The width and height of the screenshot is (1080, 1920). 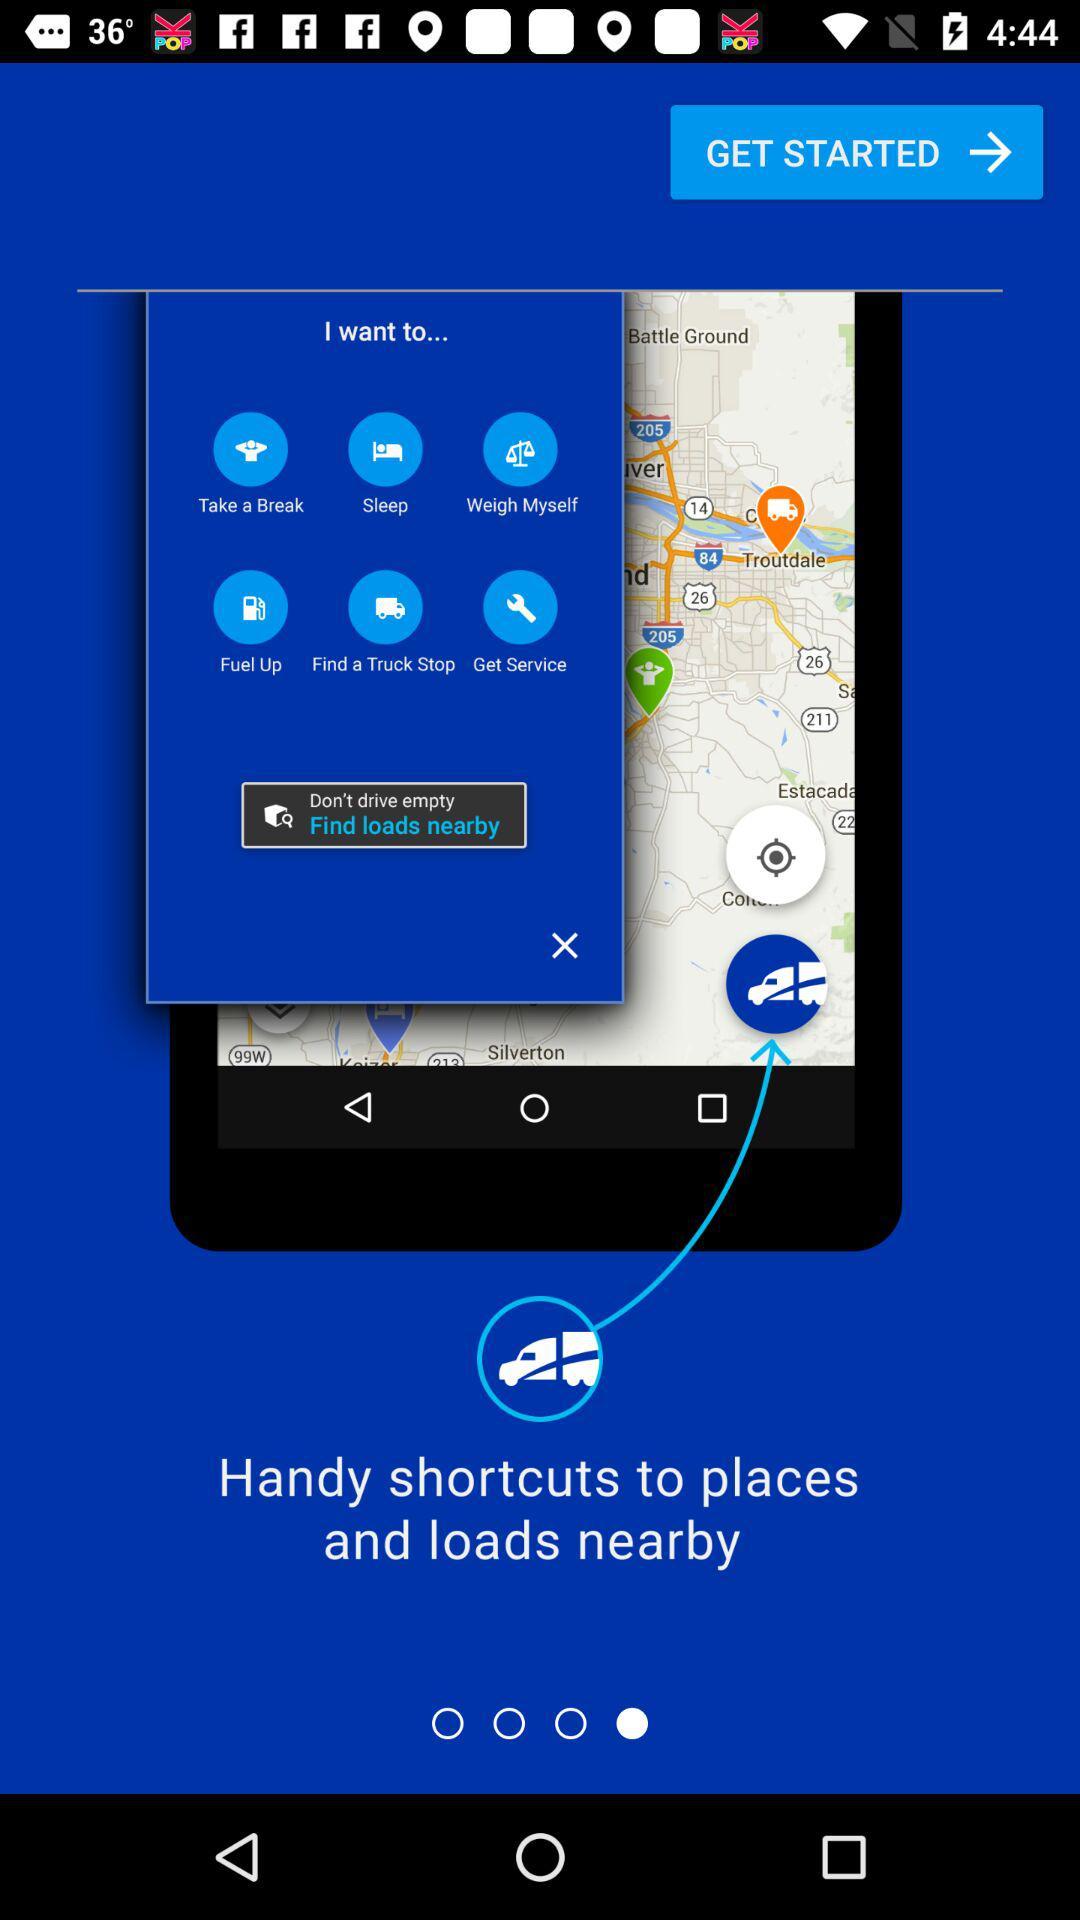 I want to click on the get started icon, so click(x=855, y=151).